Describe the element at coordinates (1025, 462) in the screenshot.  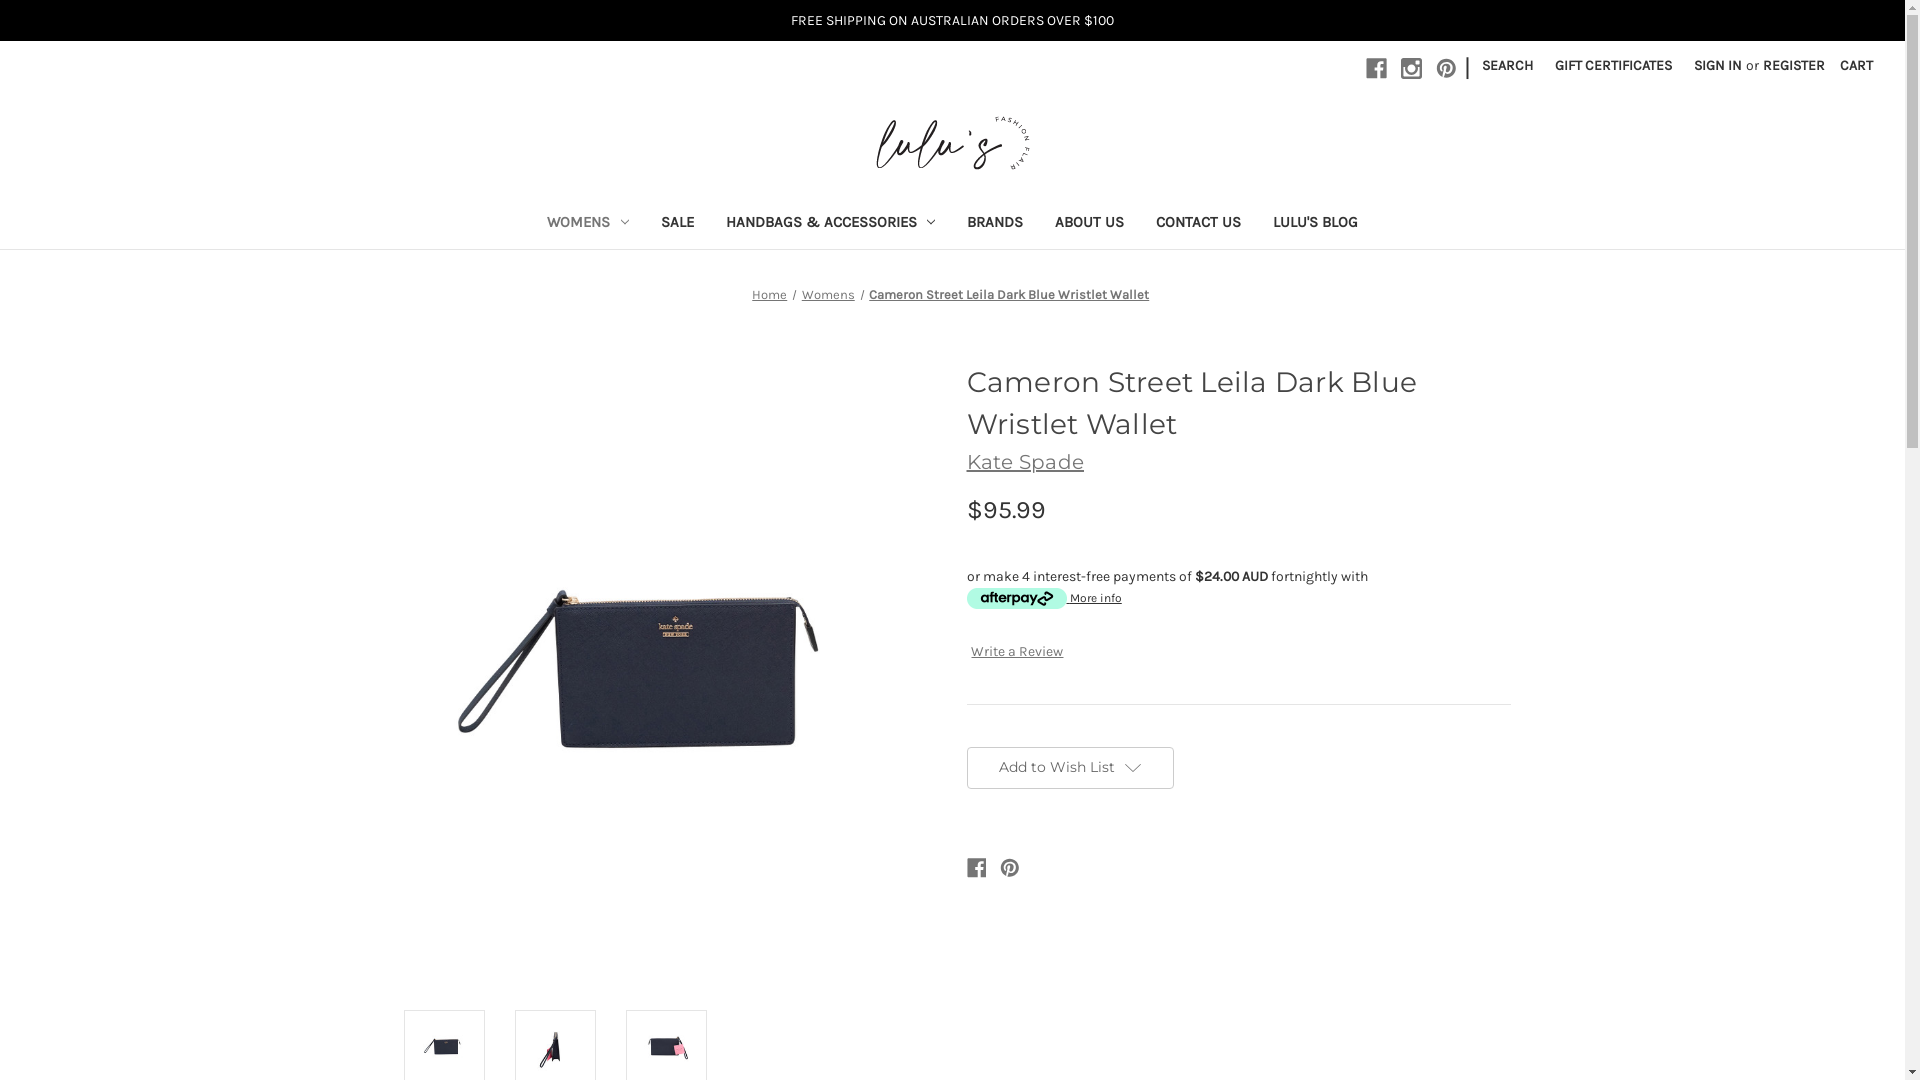
I see `'Kate Spade'` at that location.